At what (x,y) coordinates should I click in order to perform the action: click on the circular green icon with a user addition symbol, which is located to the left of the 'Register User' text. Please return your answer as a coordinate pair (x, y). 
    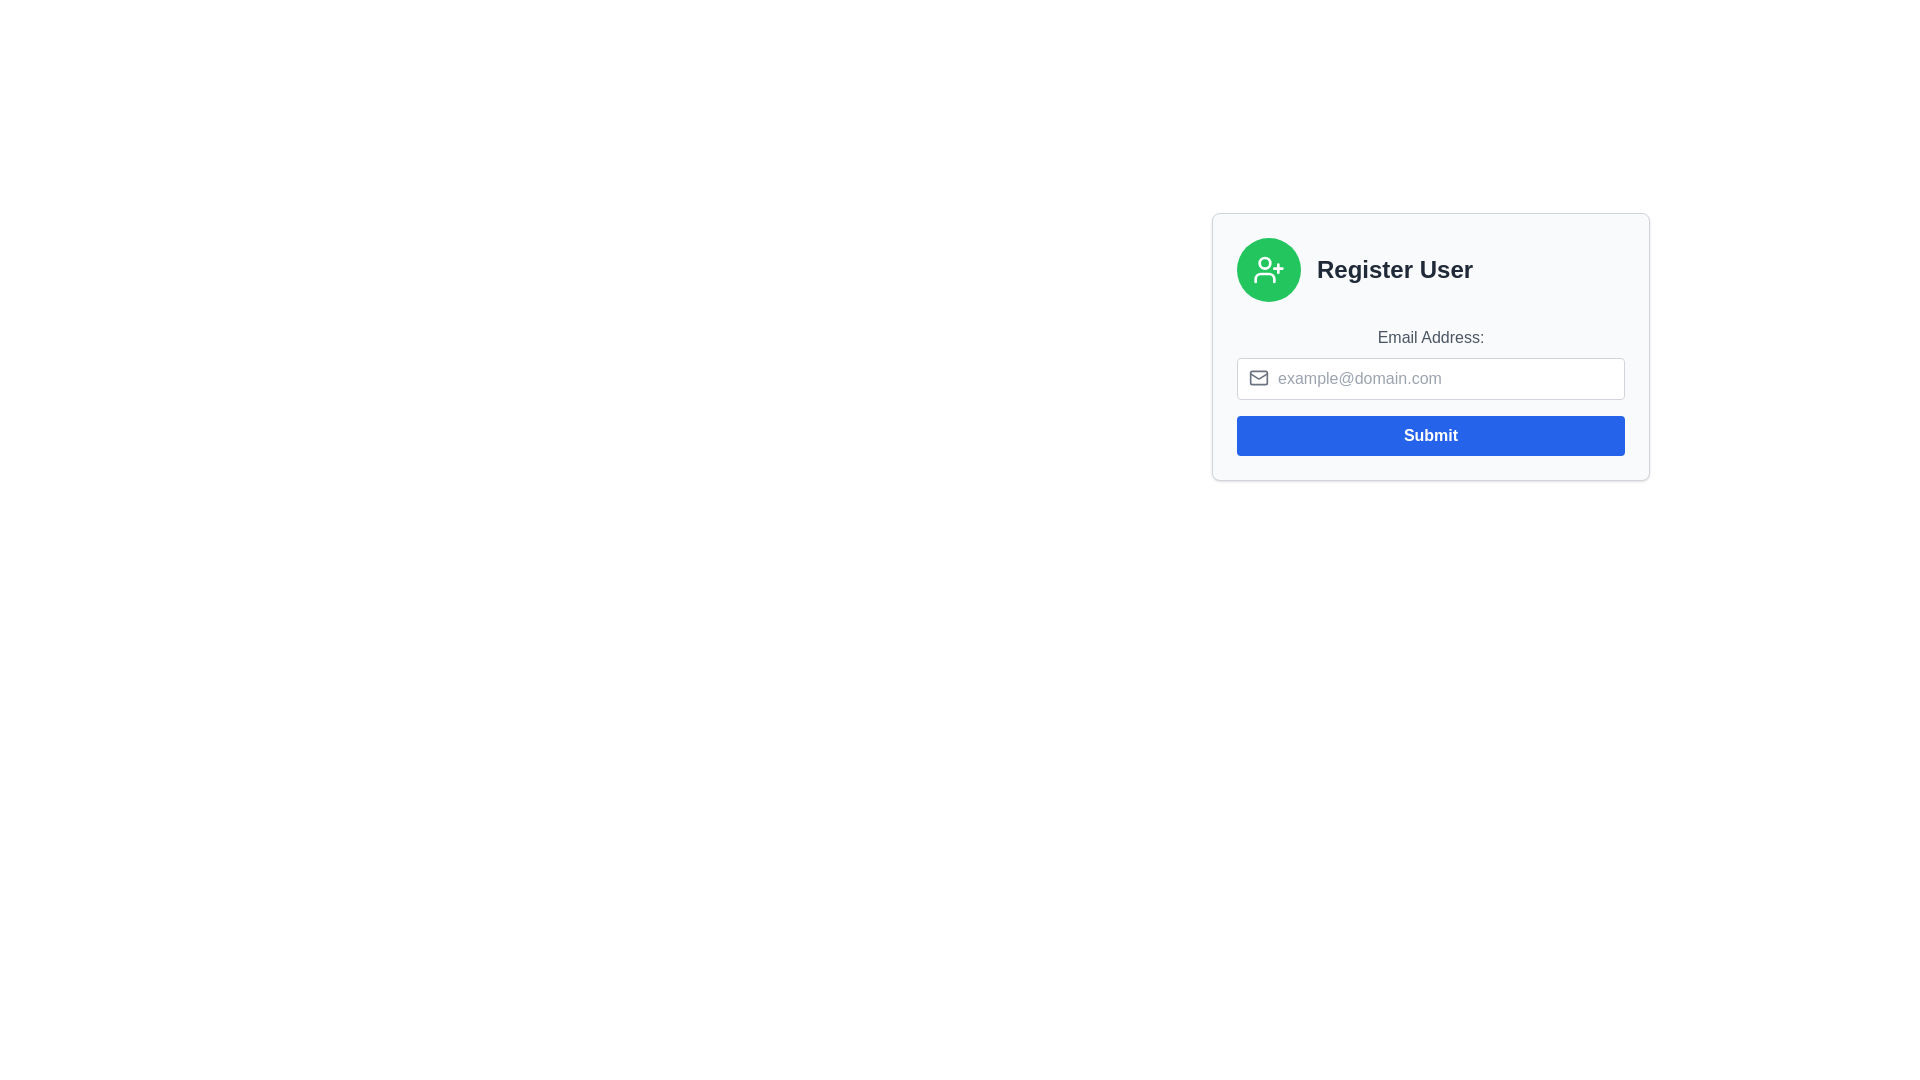
    Looking at the image, I should click on (1267, 270).